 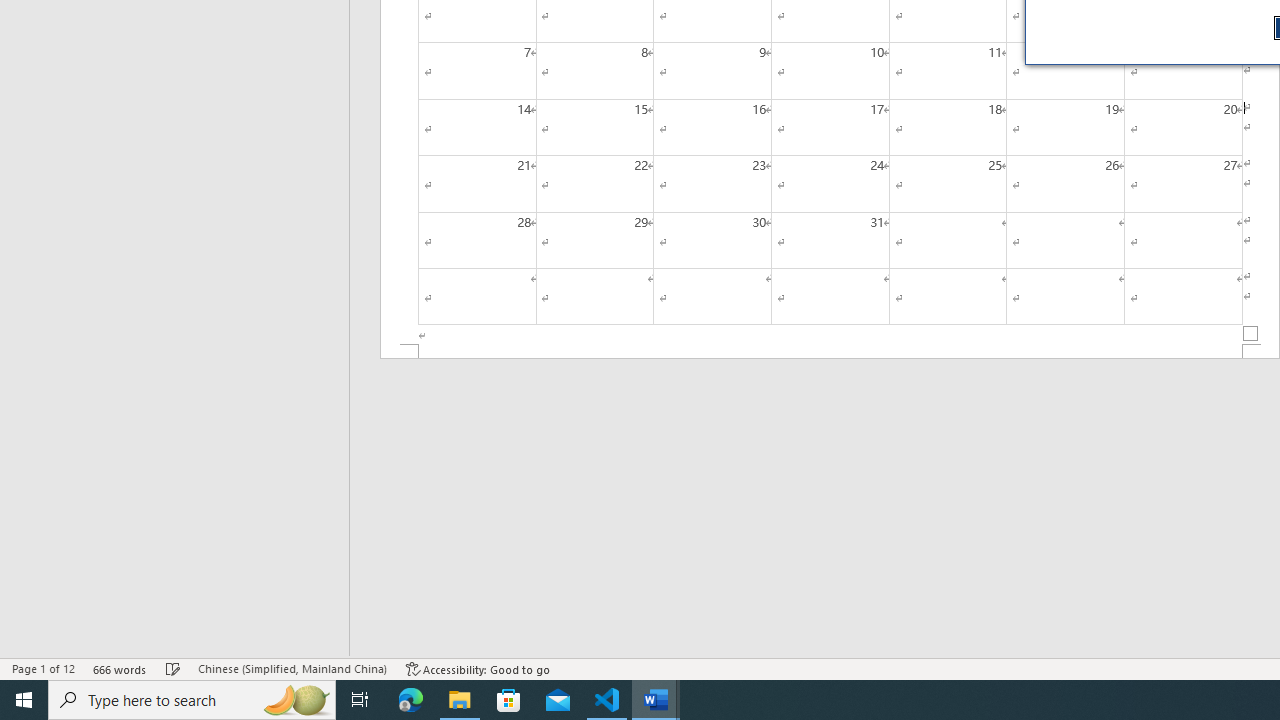 I want to click on 'Start', so click(x=24, y=698).